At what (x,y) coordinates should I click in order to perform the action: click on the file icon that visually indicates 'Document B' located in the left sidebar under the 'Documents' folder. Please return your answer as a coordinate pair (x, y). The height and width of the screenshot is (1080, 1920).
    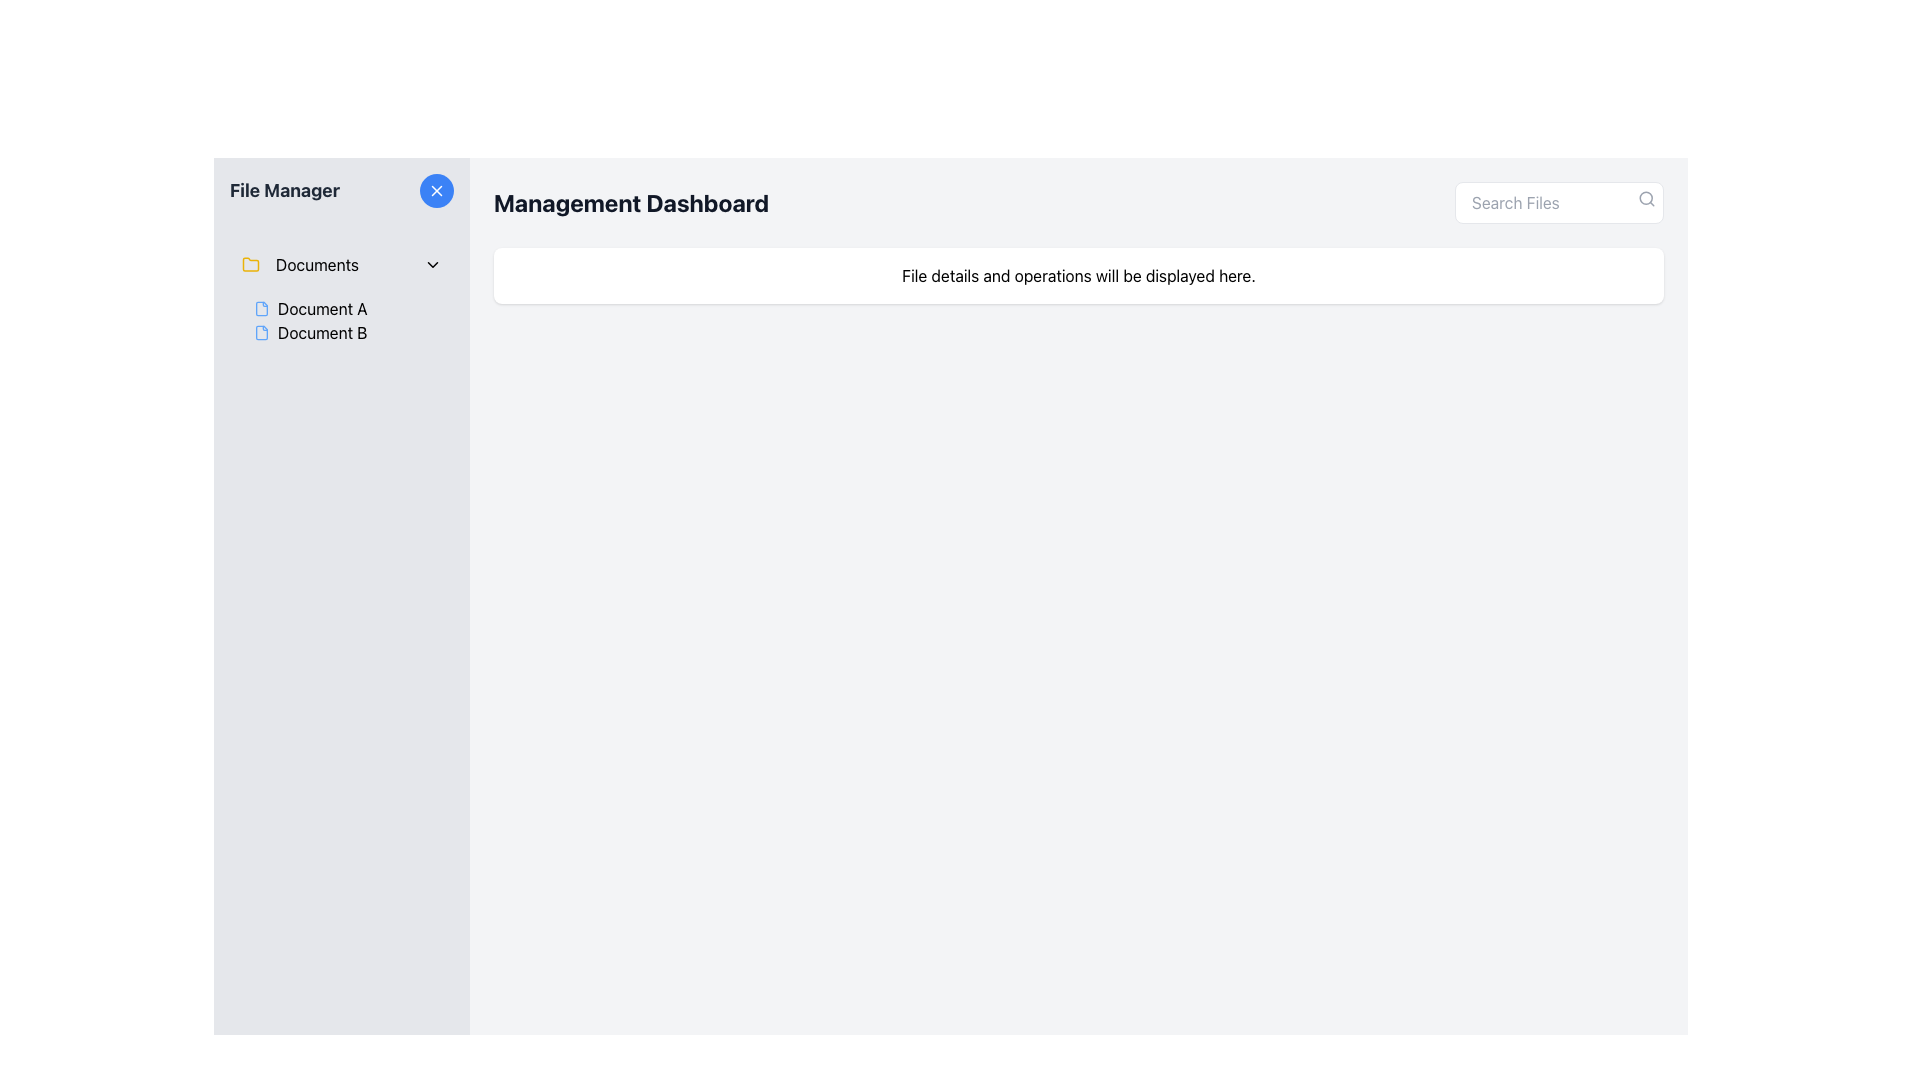
    Looking at the image, I should click on (261, 331).